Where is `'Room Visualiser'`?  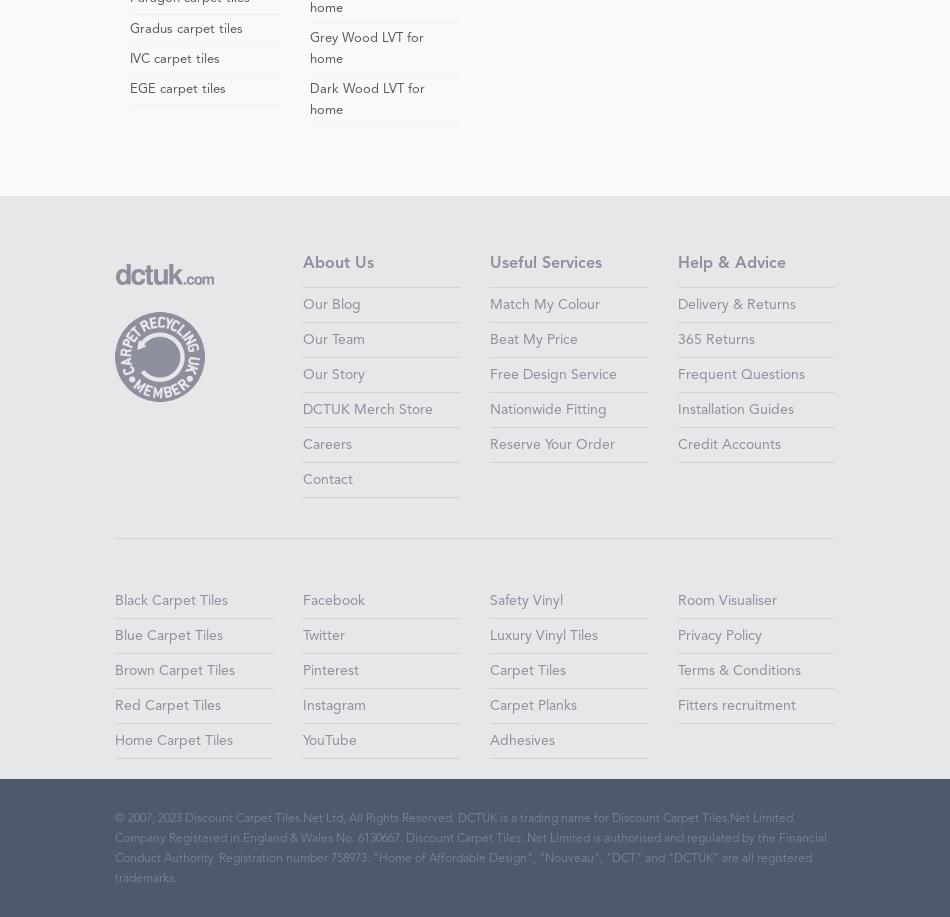 'Room Visualiser' is located at coordinates (725, 600).